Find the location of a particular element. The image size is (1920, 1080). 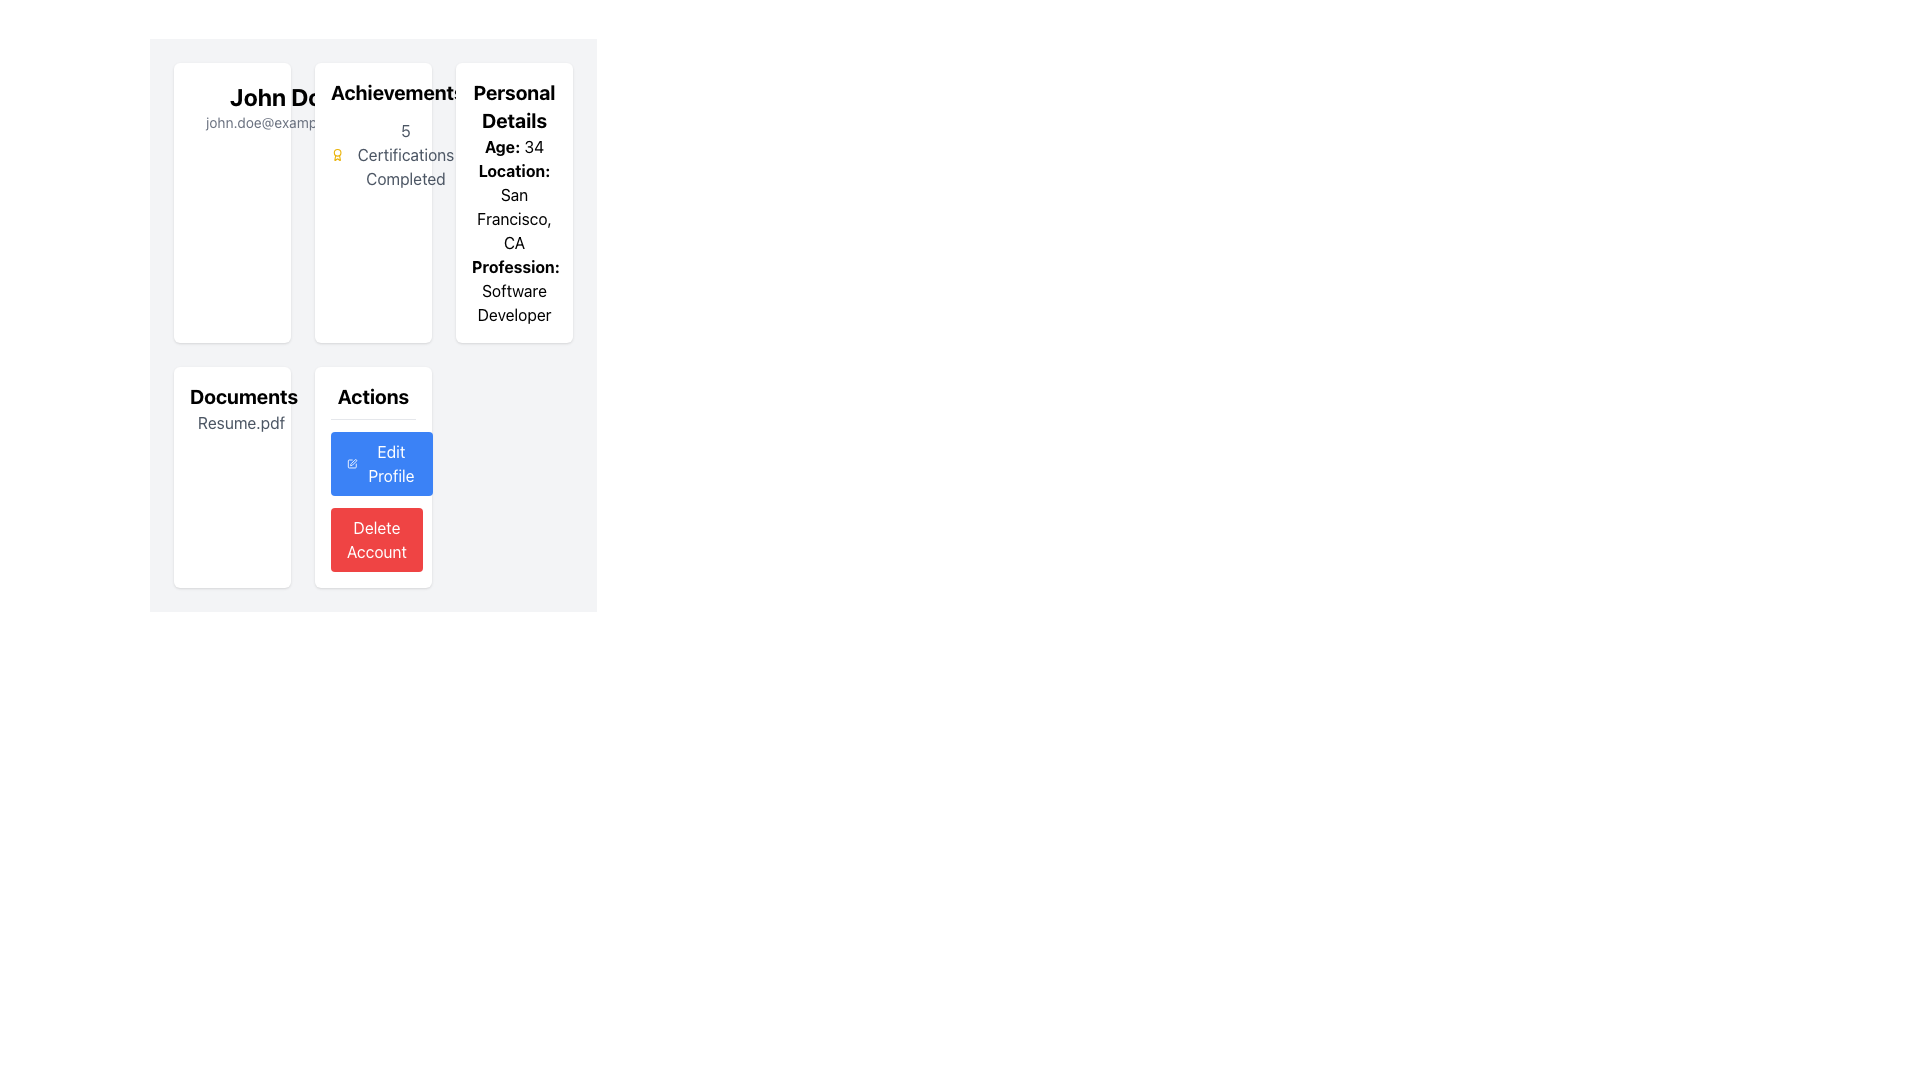

the text label displaying 'Resume.pdf' located within the 'Documents' section is located at coordinates (232, 422).